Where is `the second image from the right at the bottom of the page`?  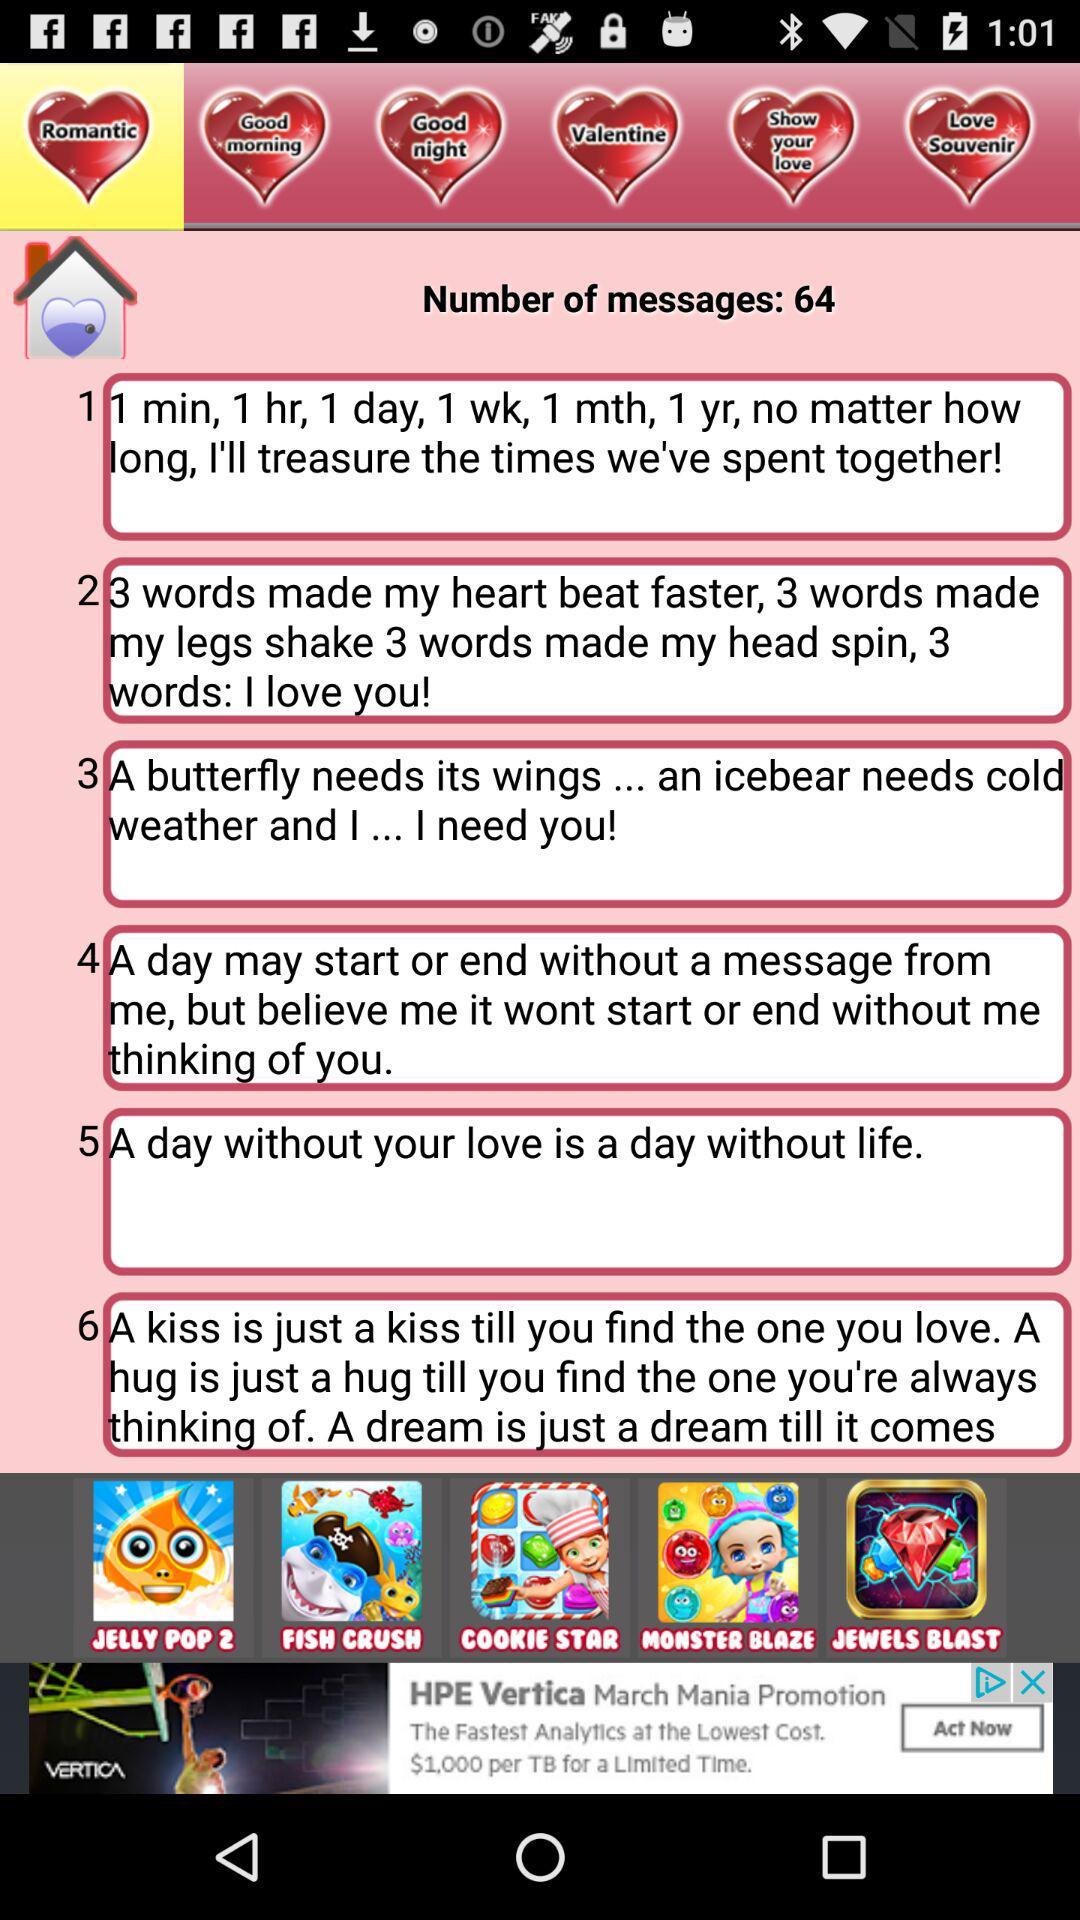 the second image from the right at the bottom of the page is located at coordinates (728, 1567).